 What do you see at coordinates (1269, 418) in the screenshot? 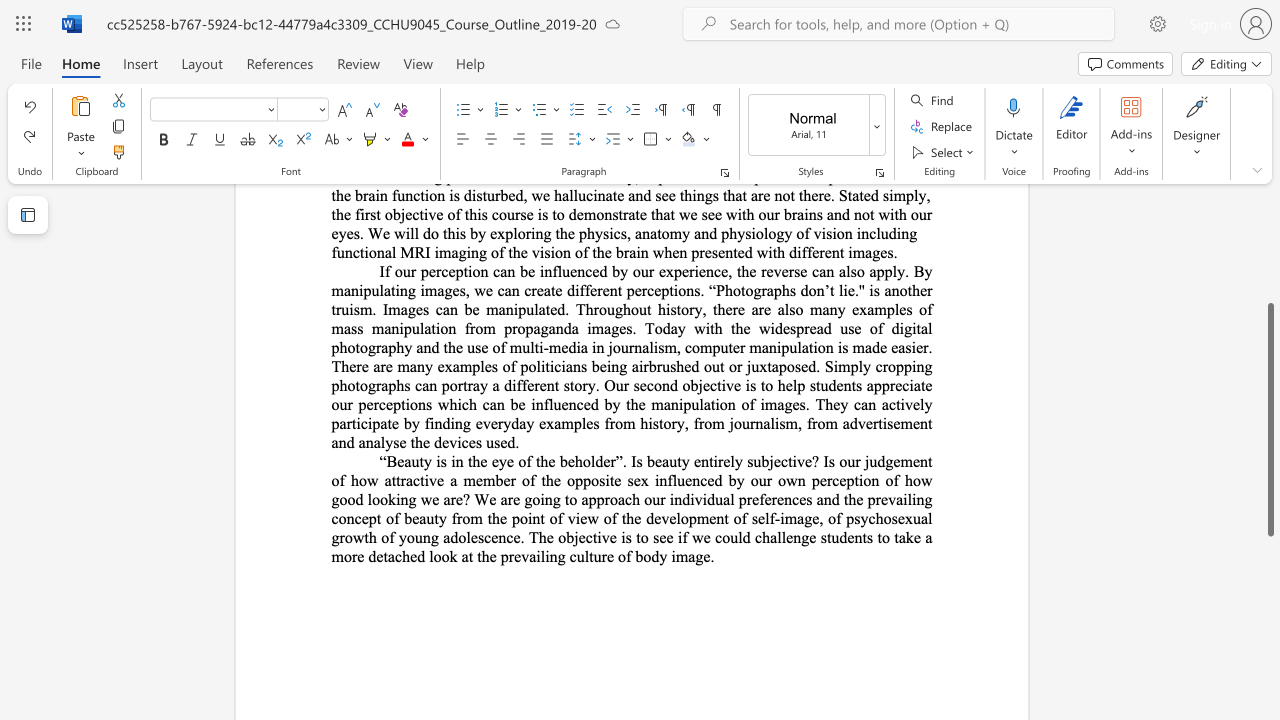
I see `the scrollbar and move up 230 pixels` at bounding box center [1269, 418].